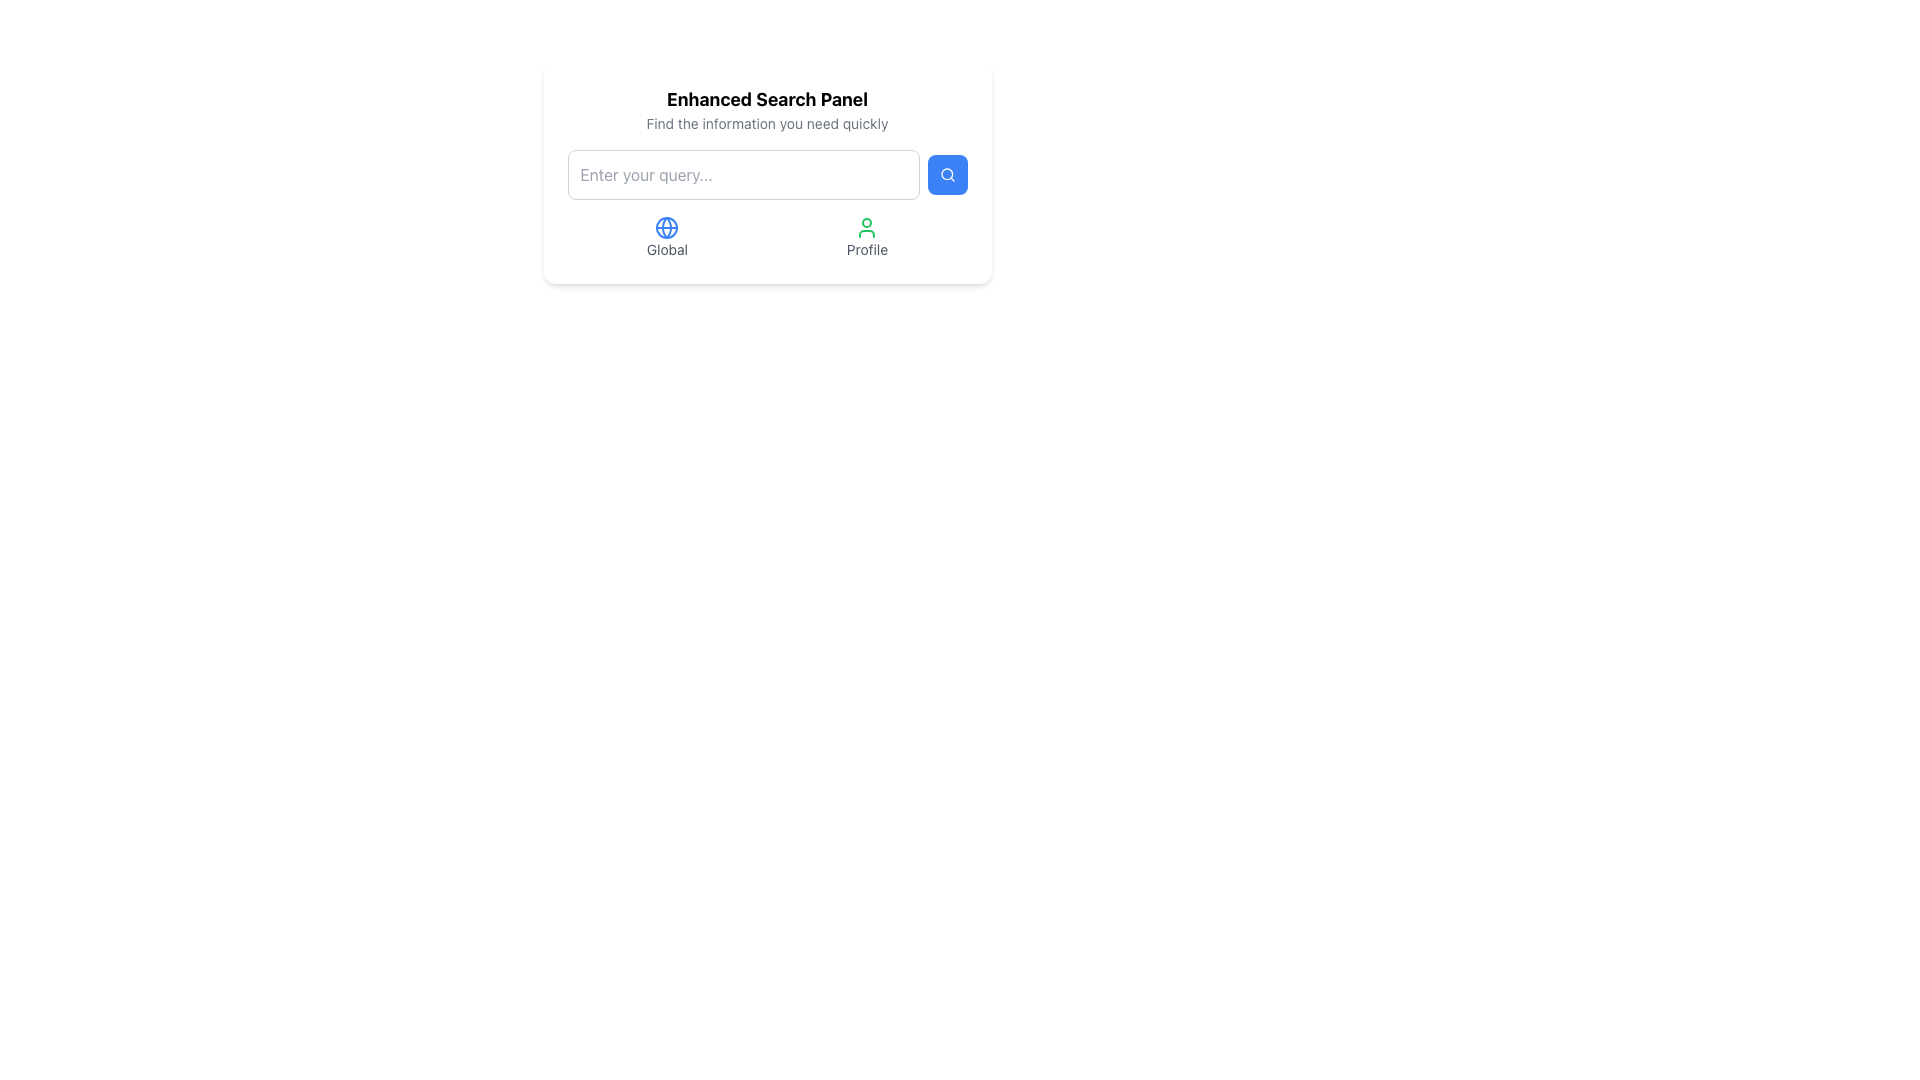  What do you see at coordinates (766, 123) in the screenshot?
I see `the text label that provides context to the 'Enhanced Search Panel' heading, located centrally at the top of the interface` at bounding box center [766, 123].